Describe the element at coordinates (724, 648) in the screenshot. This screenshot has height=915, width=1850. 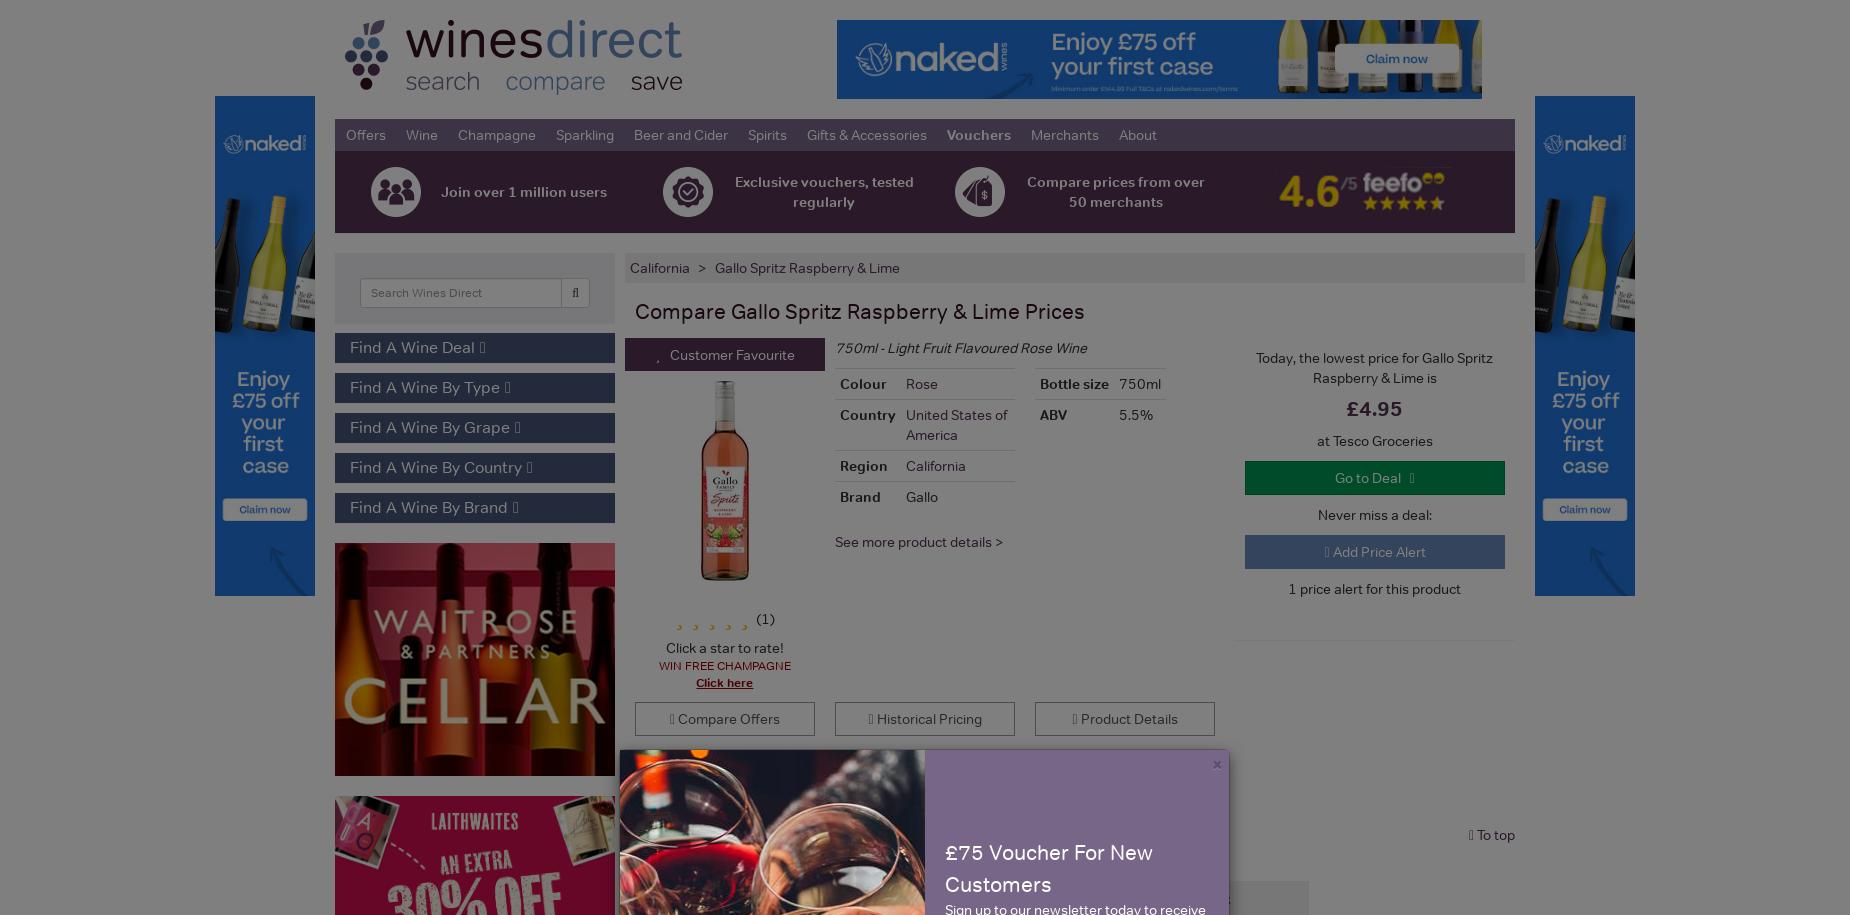
I see `'Click a star to rate!'` at that location.